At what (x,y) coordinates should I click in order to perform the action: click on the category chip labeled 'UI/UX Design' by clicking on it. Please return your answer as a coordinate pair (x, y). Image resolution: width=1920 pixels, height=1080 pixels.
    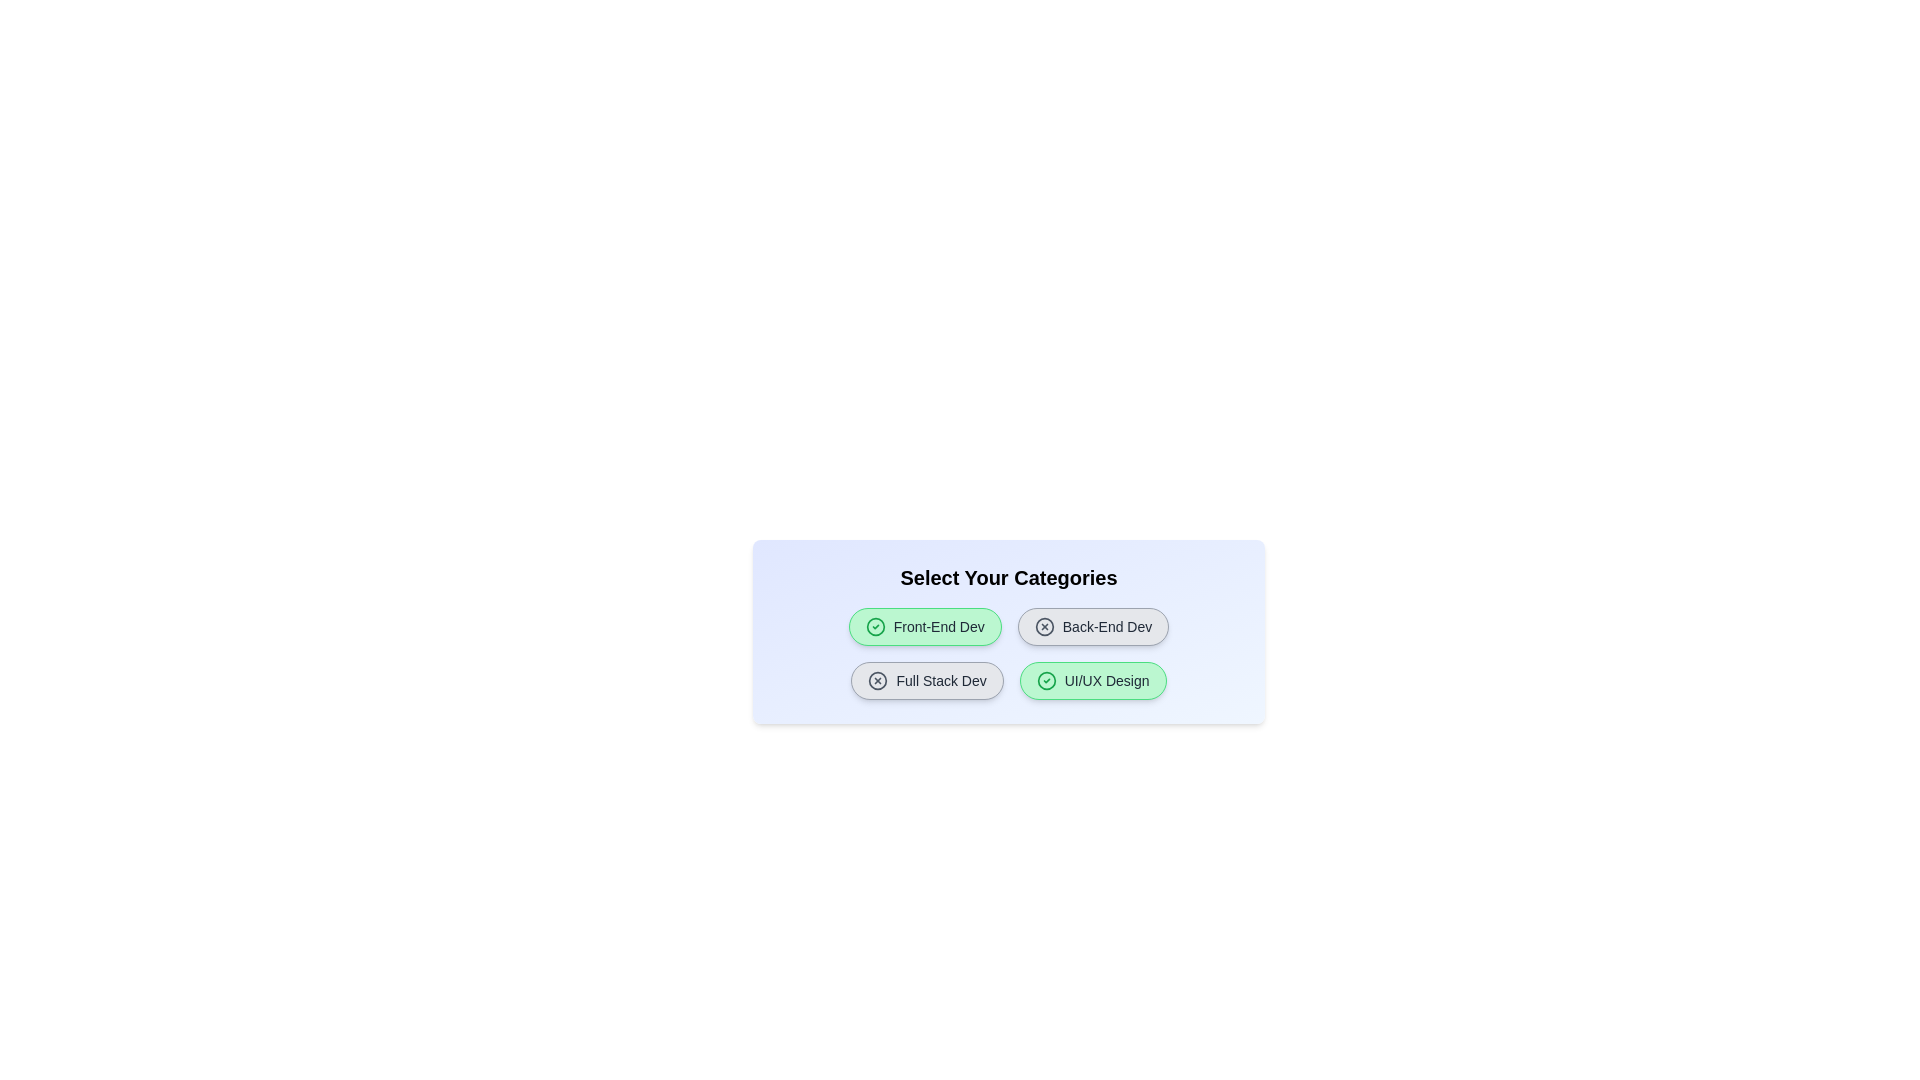
    Looking at the image, I should click on (1092, 680).